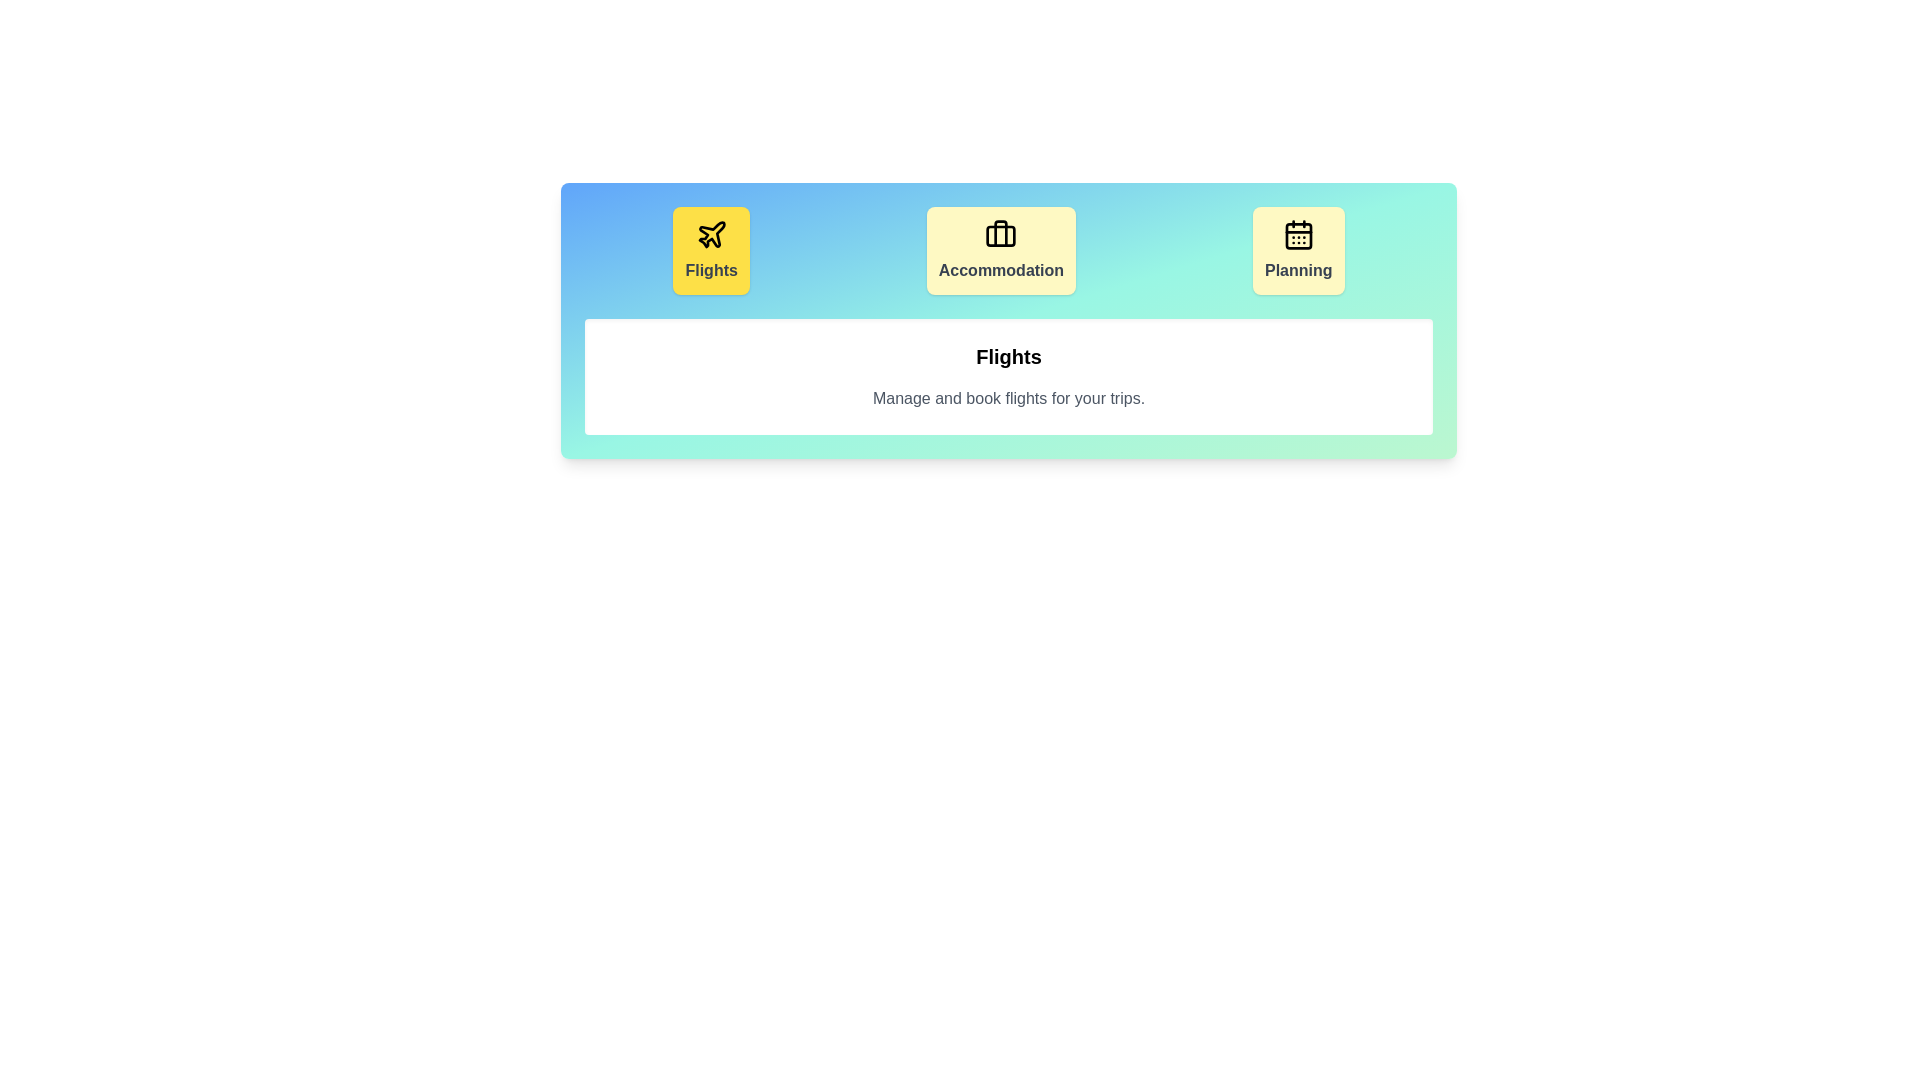  What do you see at coordinates (1001, 249) in the screenshot?
I see `the button labeled Accommodation` at bounding box center [1001, 249].